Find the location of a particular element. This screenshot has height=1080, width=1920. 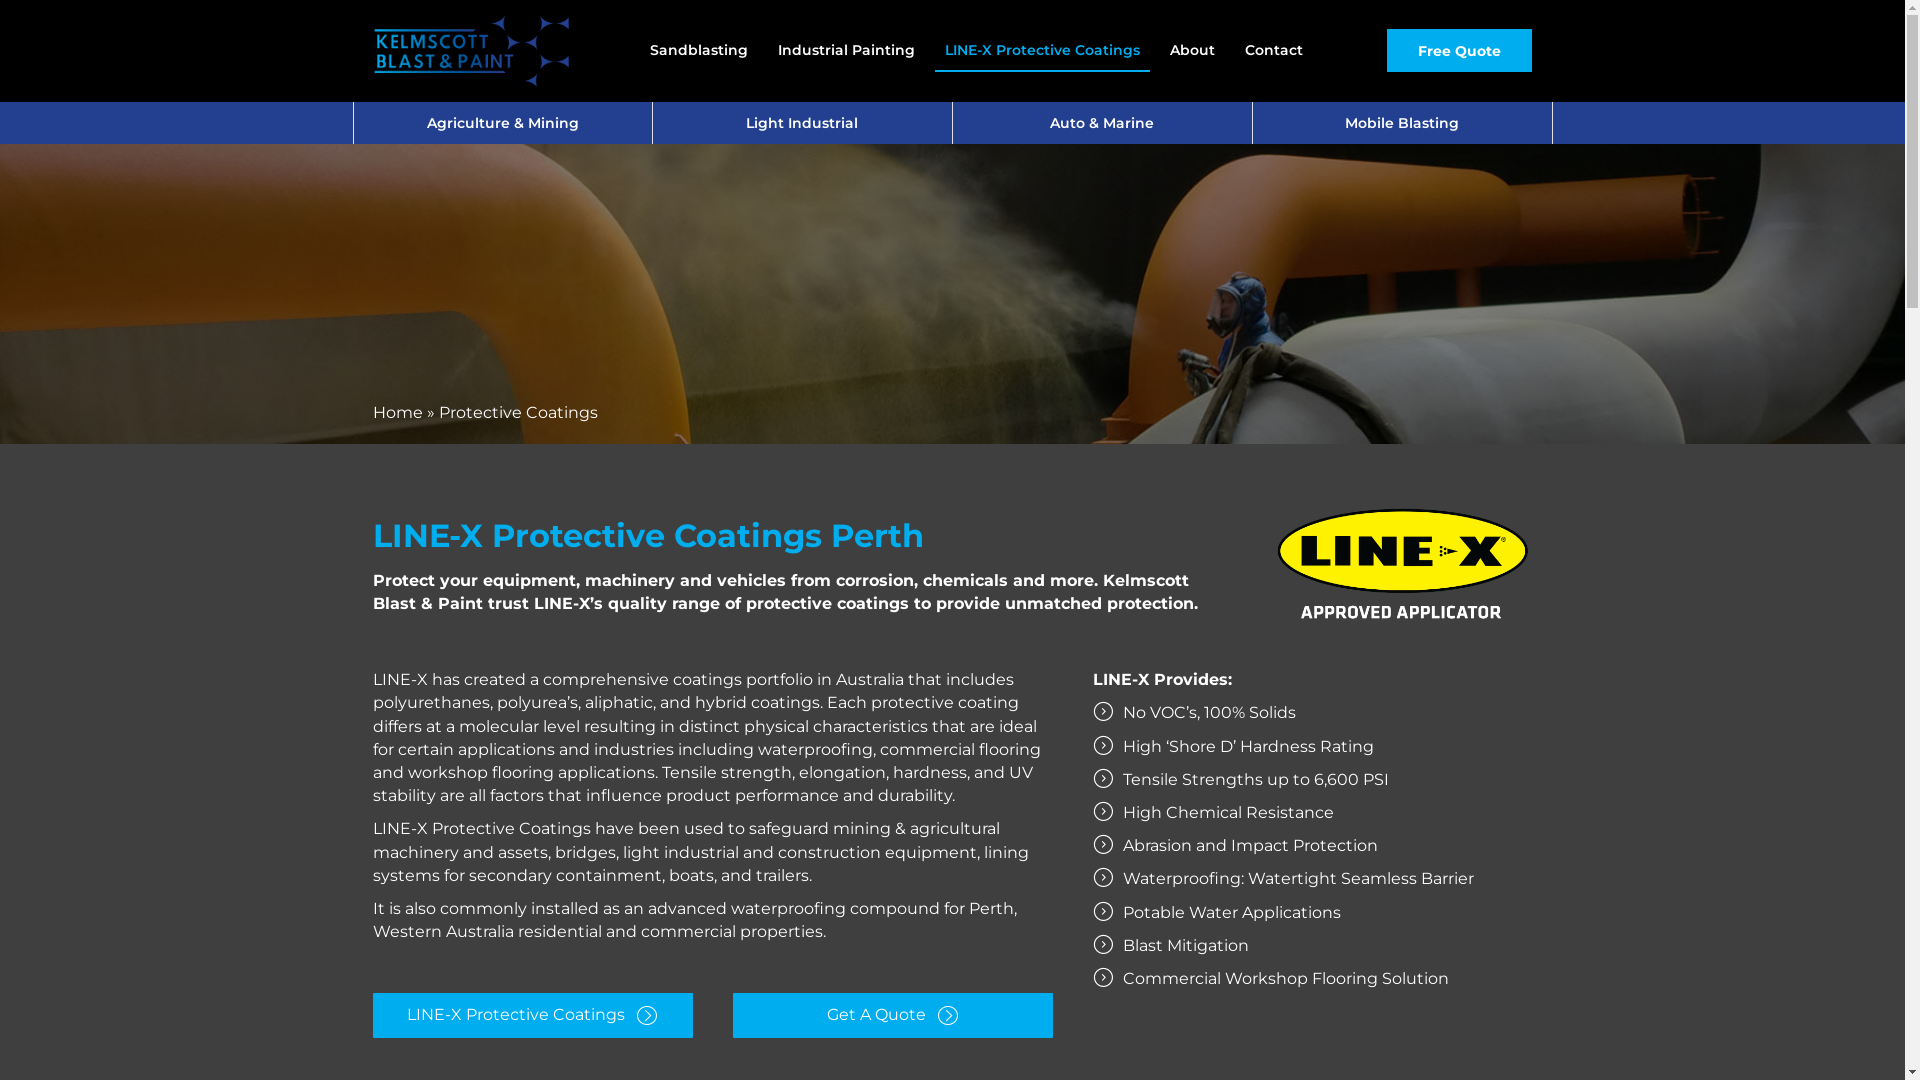

'LINE-X Approved Applicator White' is located at coordinates (1400, 566).